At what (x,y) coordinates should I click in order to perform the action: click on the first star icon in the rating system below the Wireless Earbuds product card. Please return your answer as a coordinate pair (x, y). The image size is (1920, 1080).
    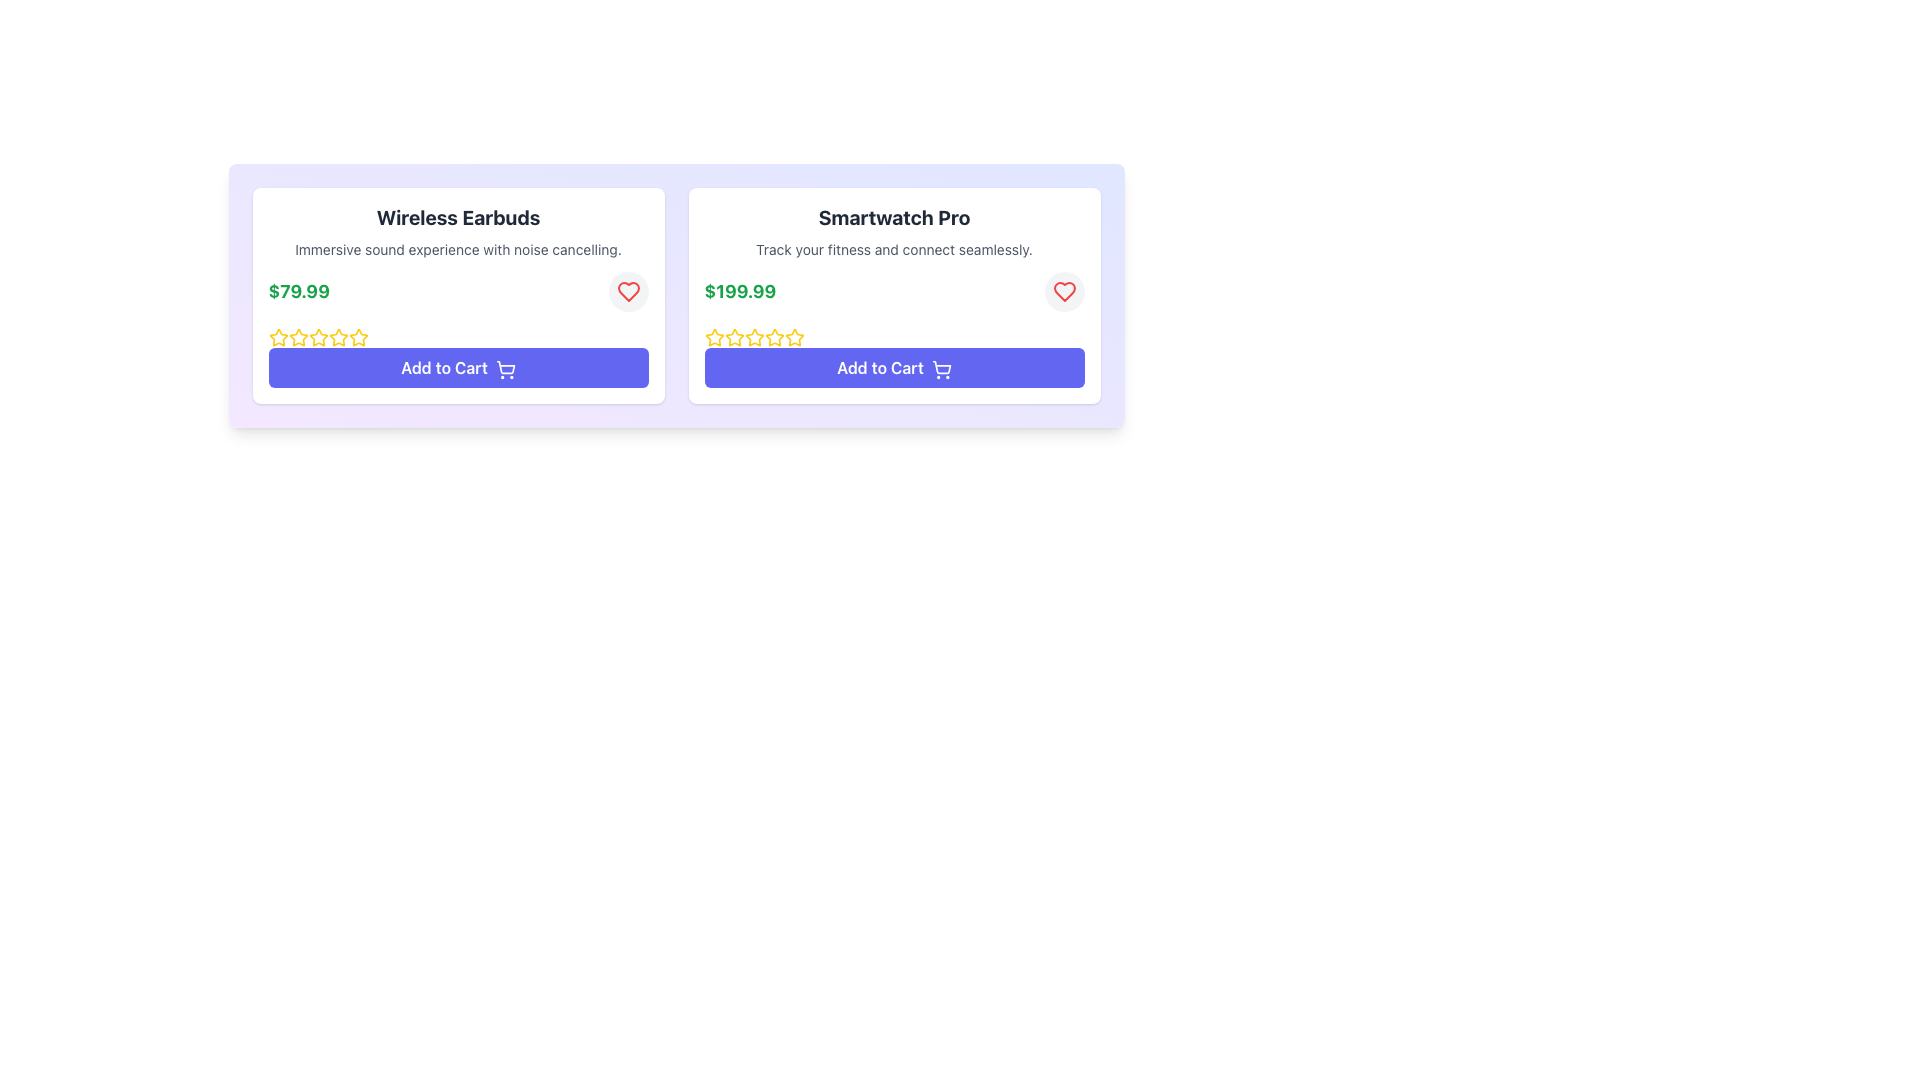
    Looking at the image, I should click on (277, 337).